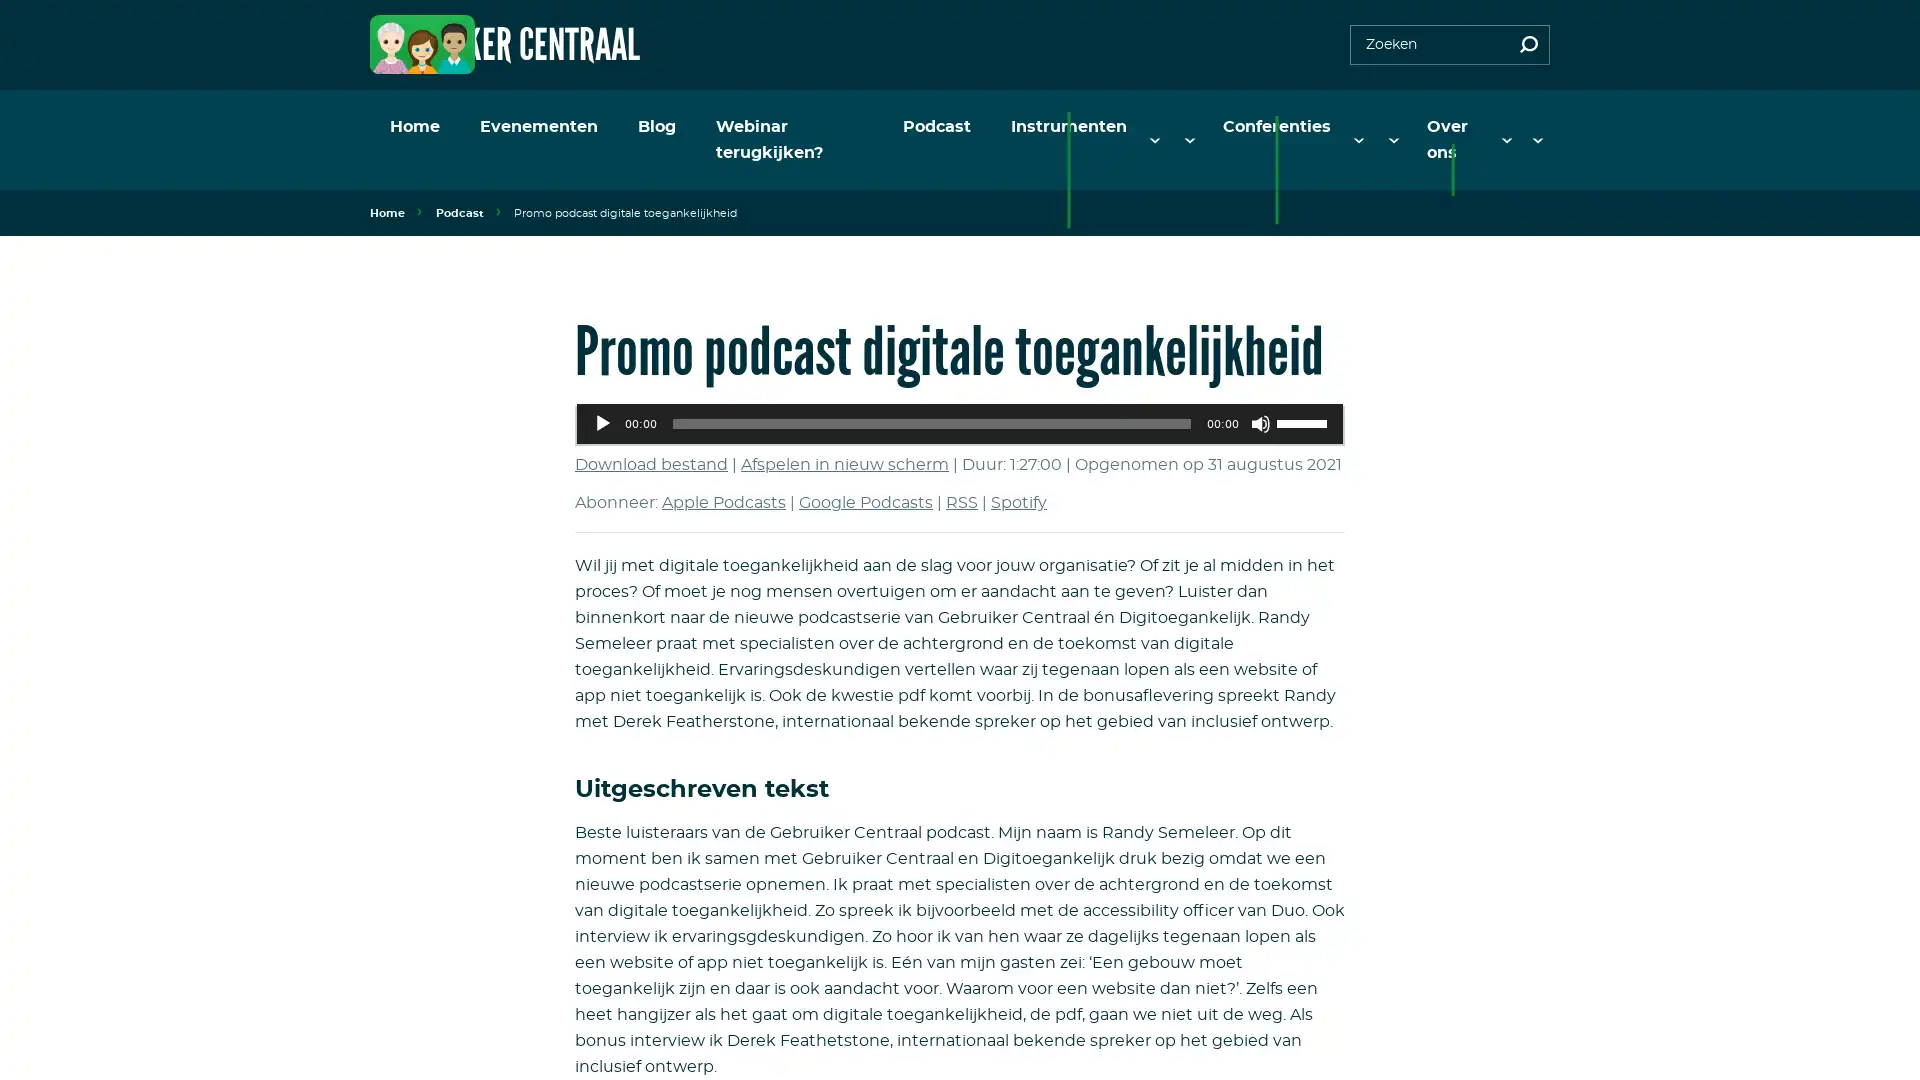 Image resolution: width=1920 pixels, height=1080 pixels. I want to click on Afbreken, so click(1260, 397).